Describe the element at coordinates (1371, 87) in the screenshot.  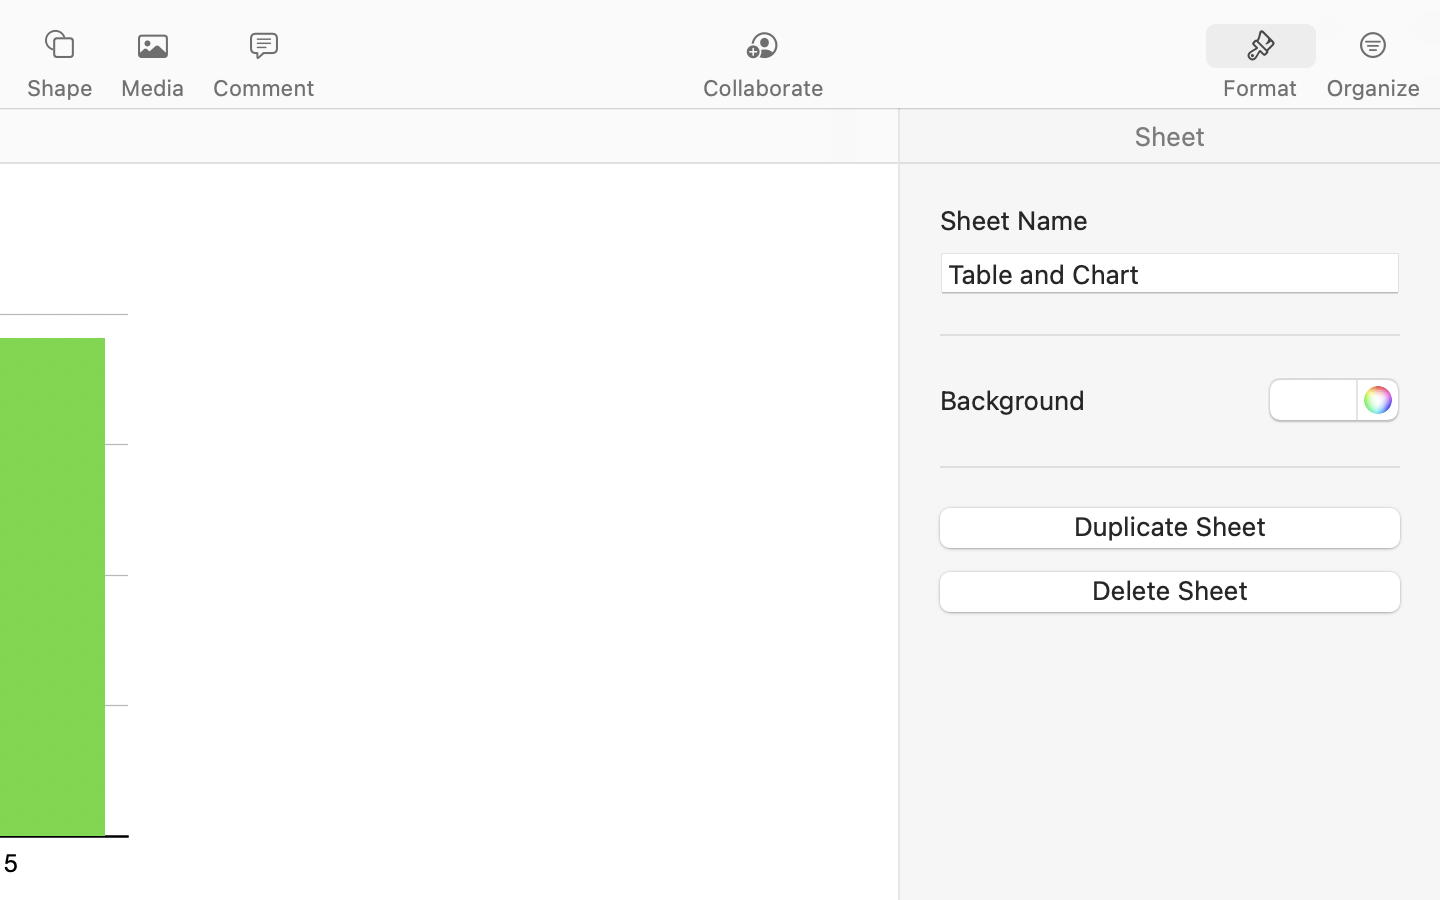
I see `'Organize'` at that location.